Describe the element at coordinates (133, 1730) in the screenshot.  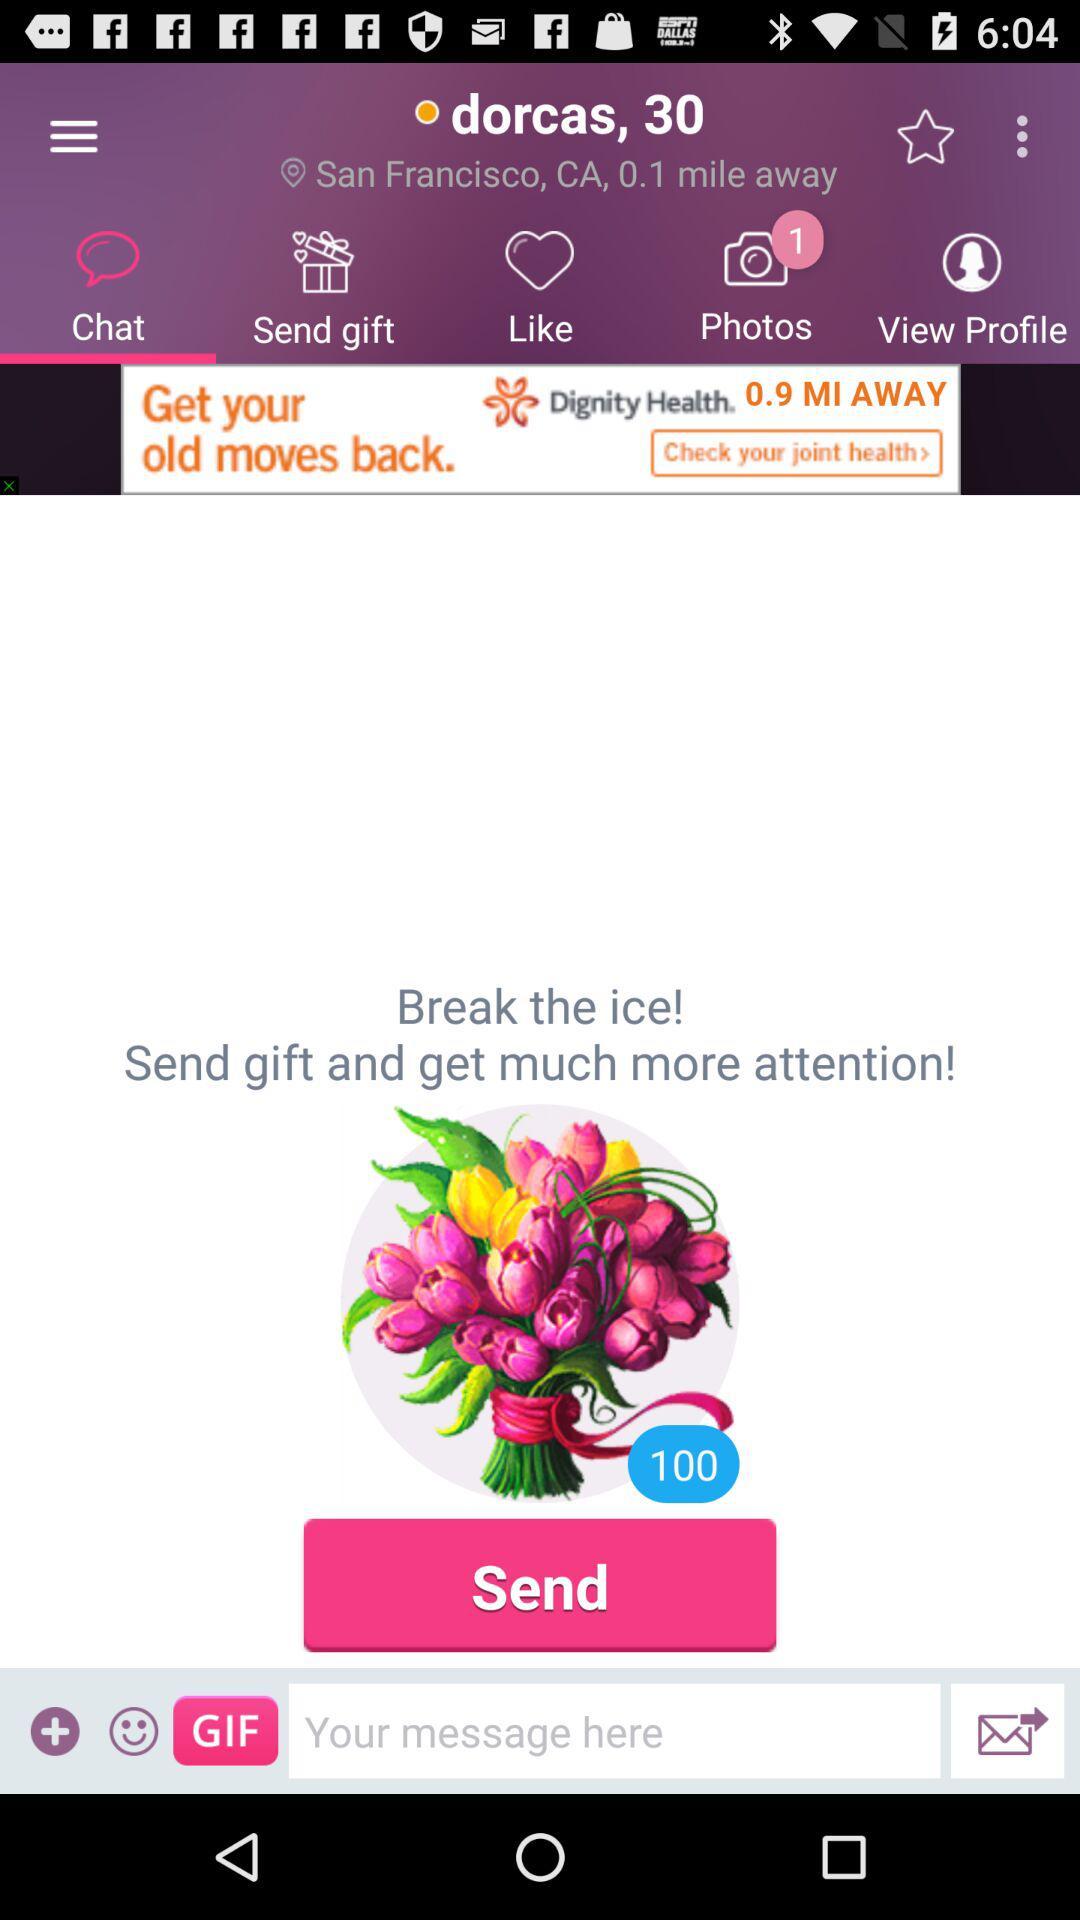
I see `icon below break the ice icon` at that location.